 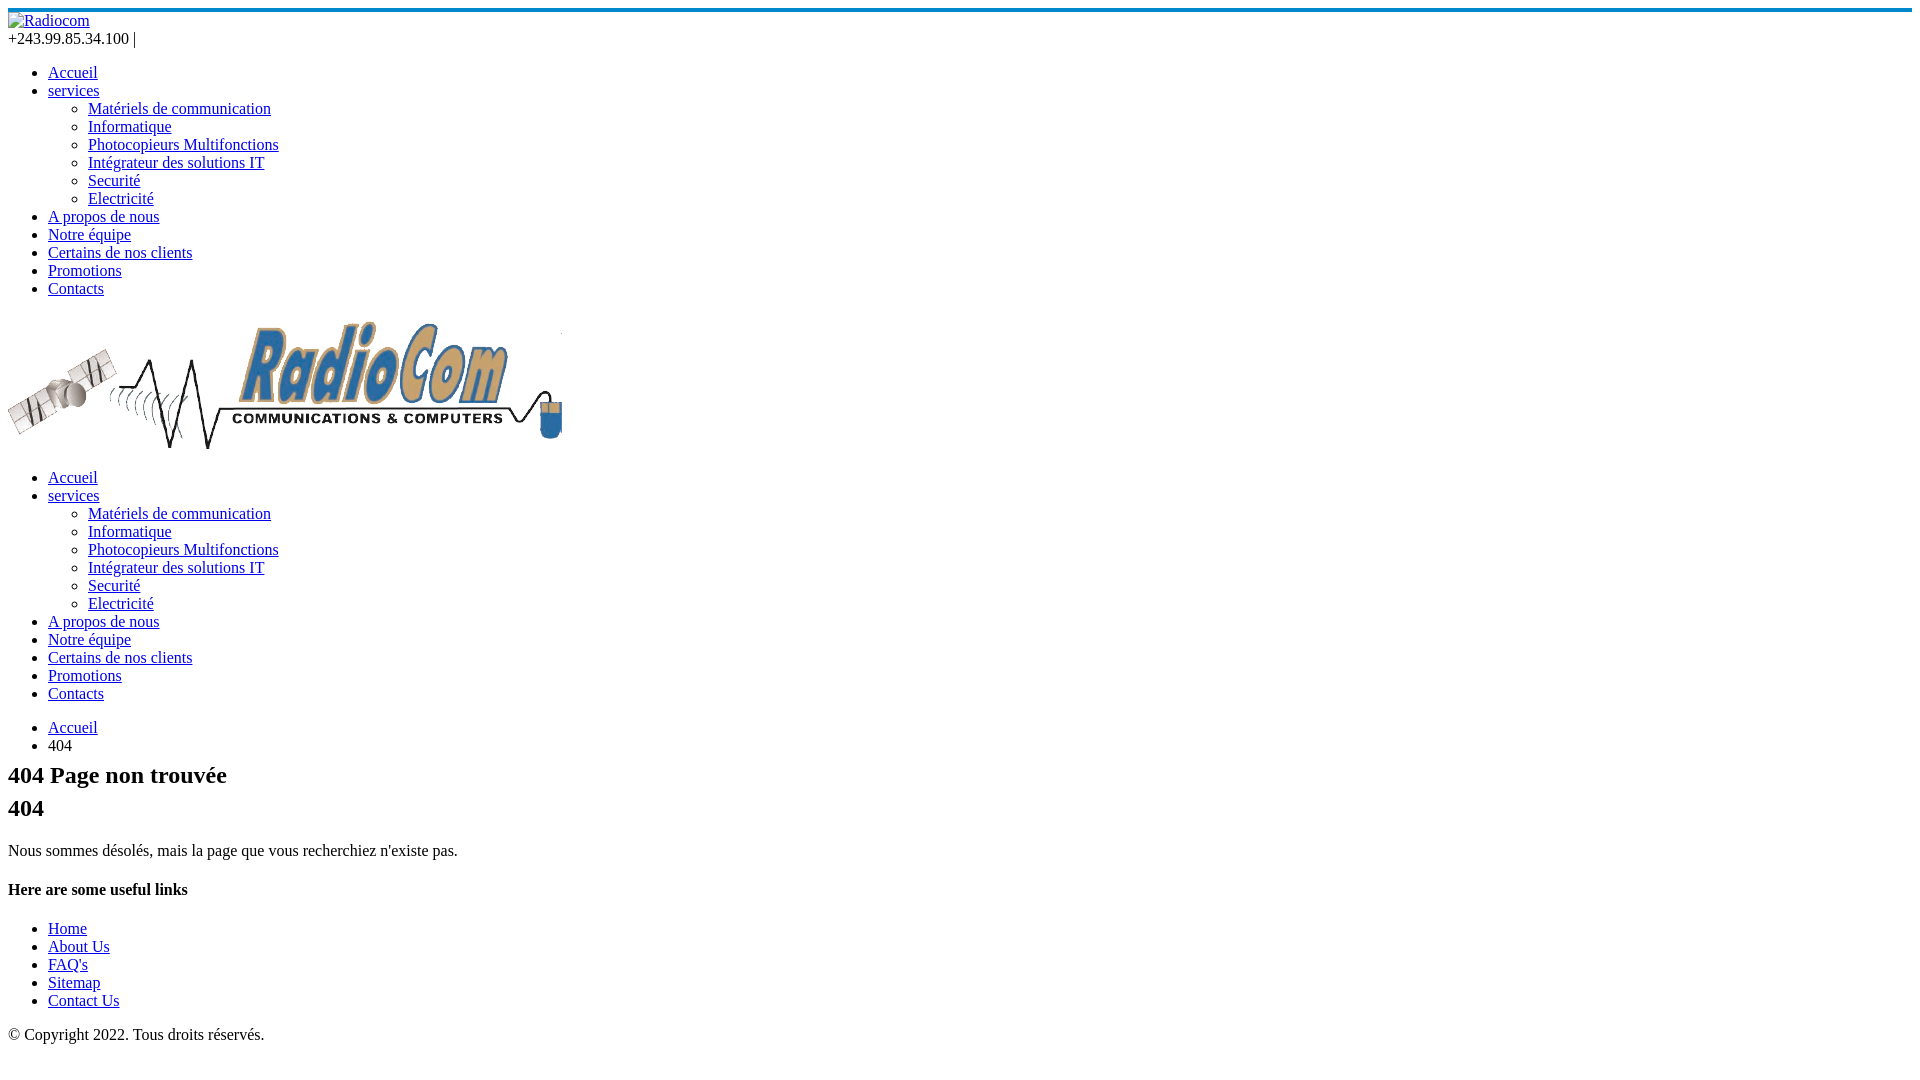 I want to click on 'Contacts', so click(x=76, y=288).